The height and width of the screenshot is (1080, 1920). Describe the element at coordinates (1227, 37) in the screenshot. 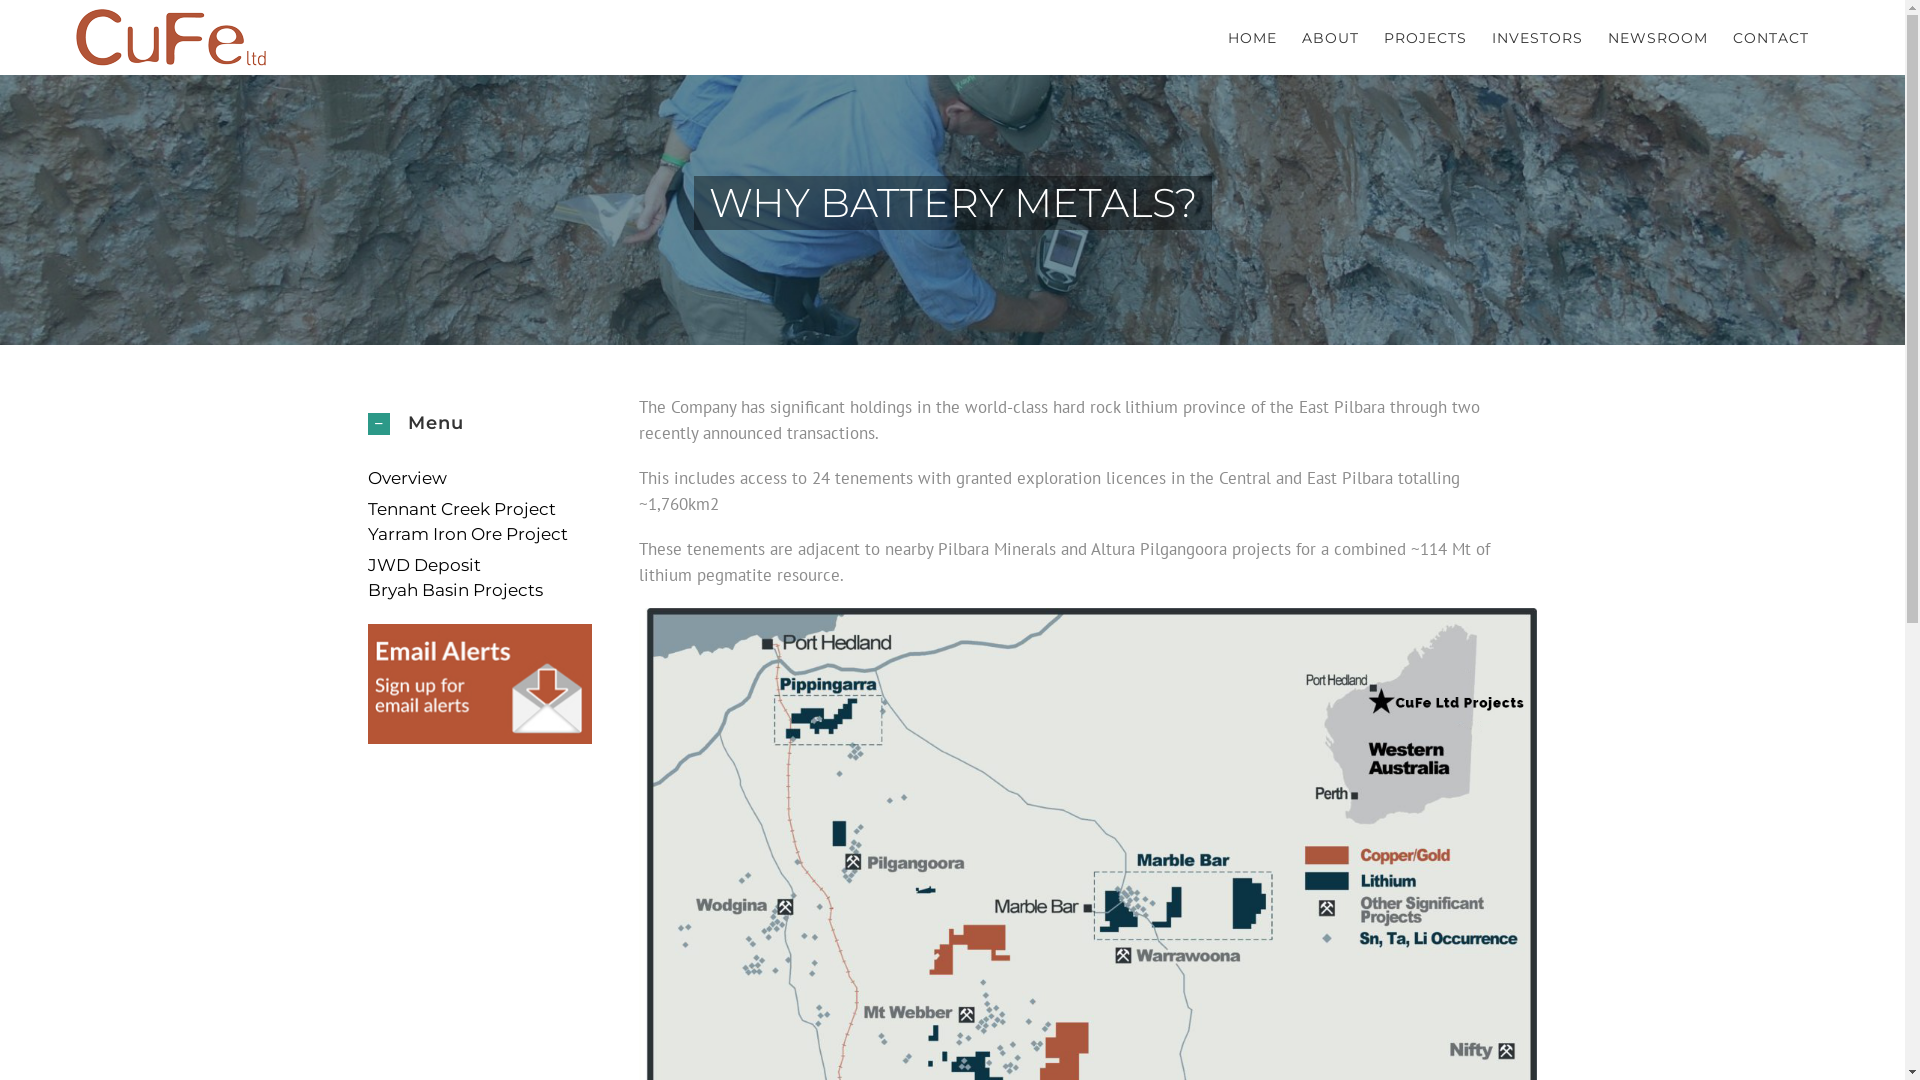

I see `'HOME'` at that location.